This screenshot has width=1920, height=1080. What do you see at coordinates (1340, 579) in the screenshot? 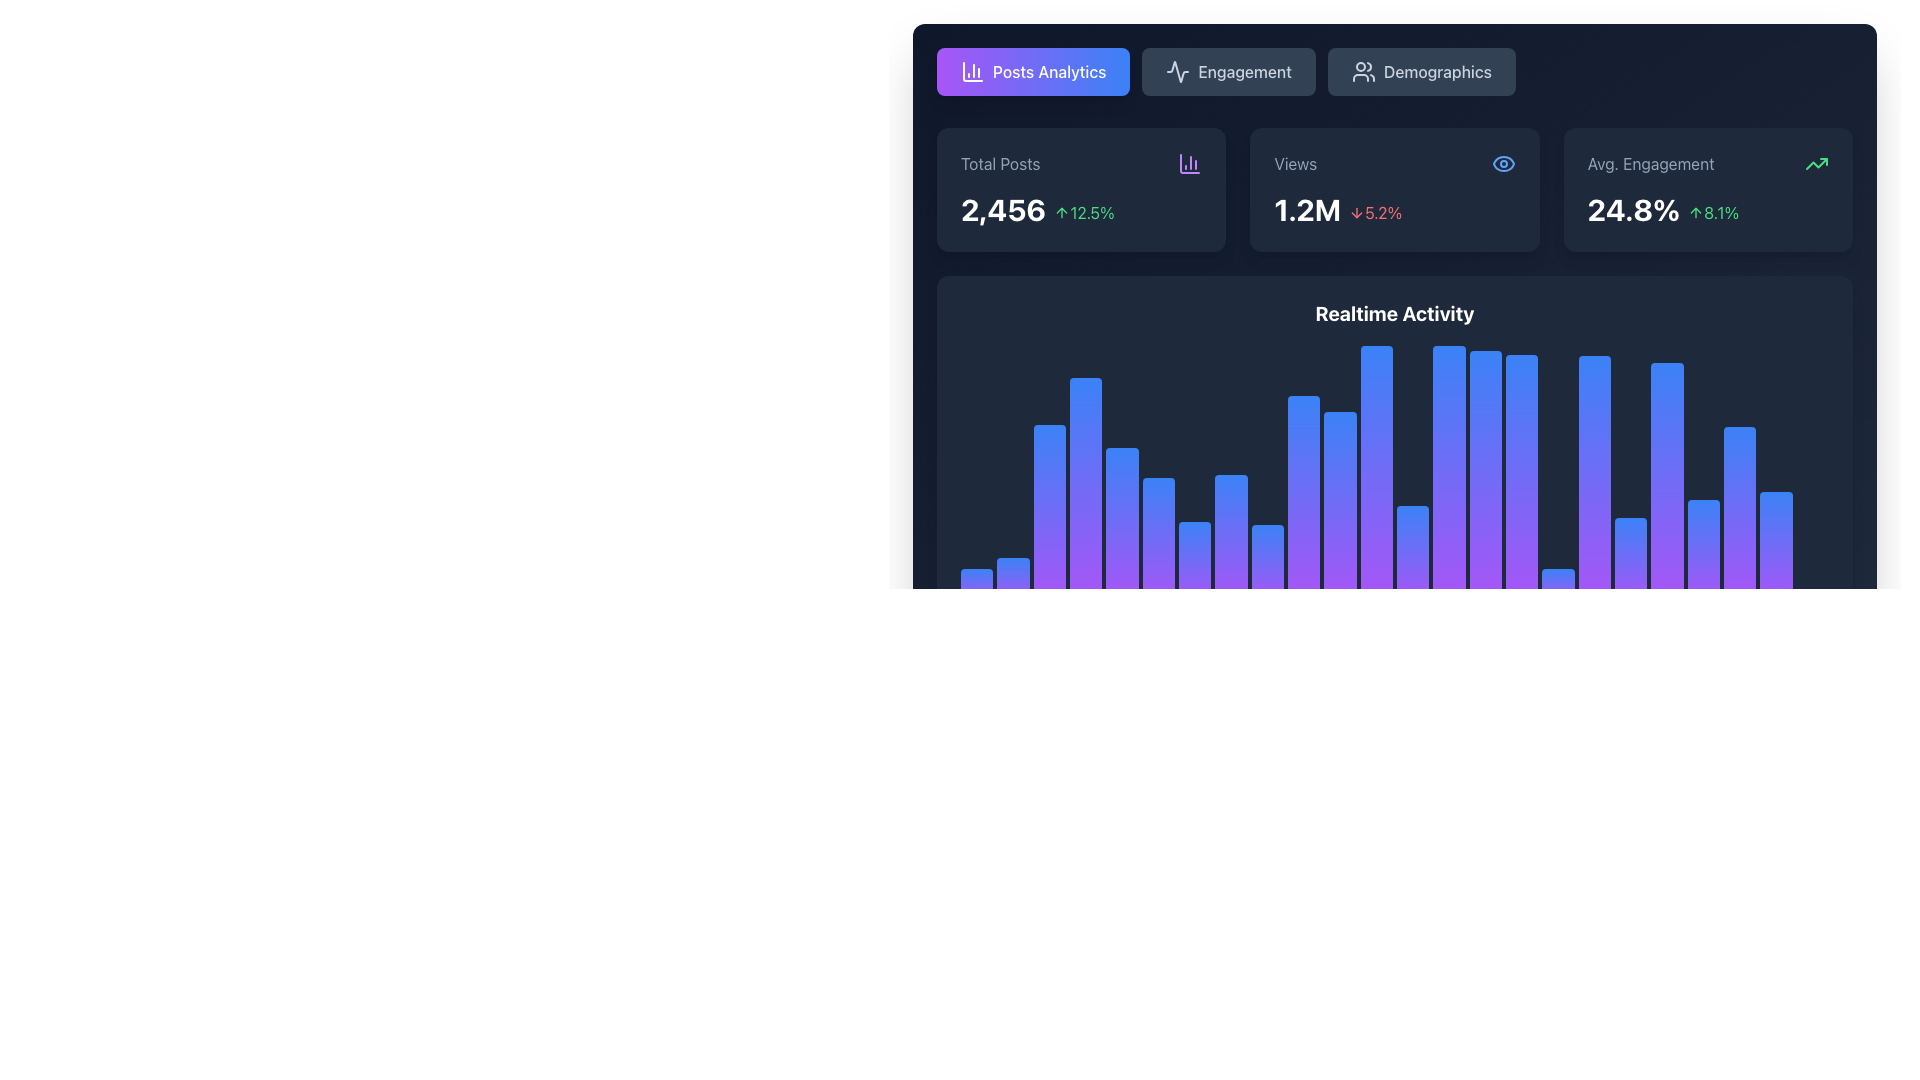
I see `the eleventh bar in the 'Realtime Activity' section of the bar chart, which is a vertically-oriented bar with a gradient color from blue to purple and rounded corners at the top` at bounding box center [1340, 579].